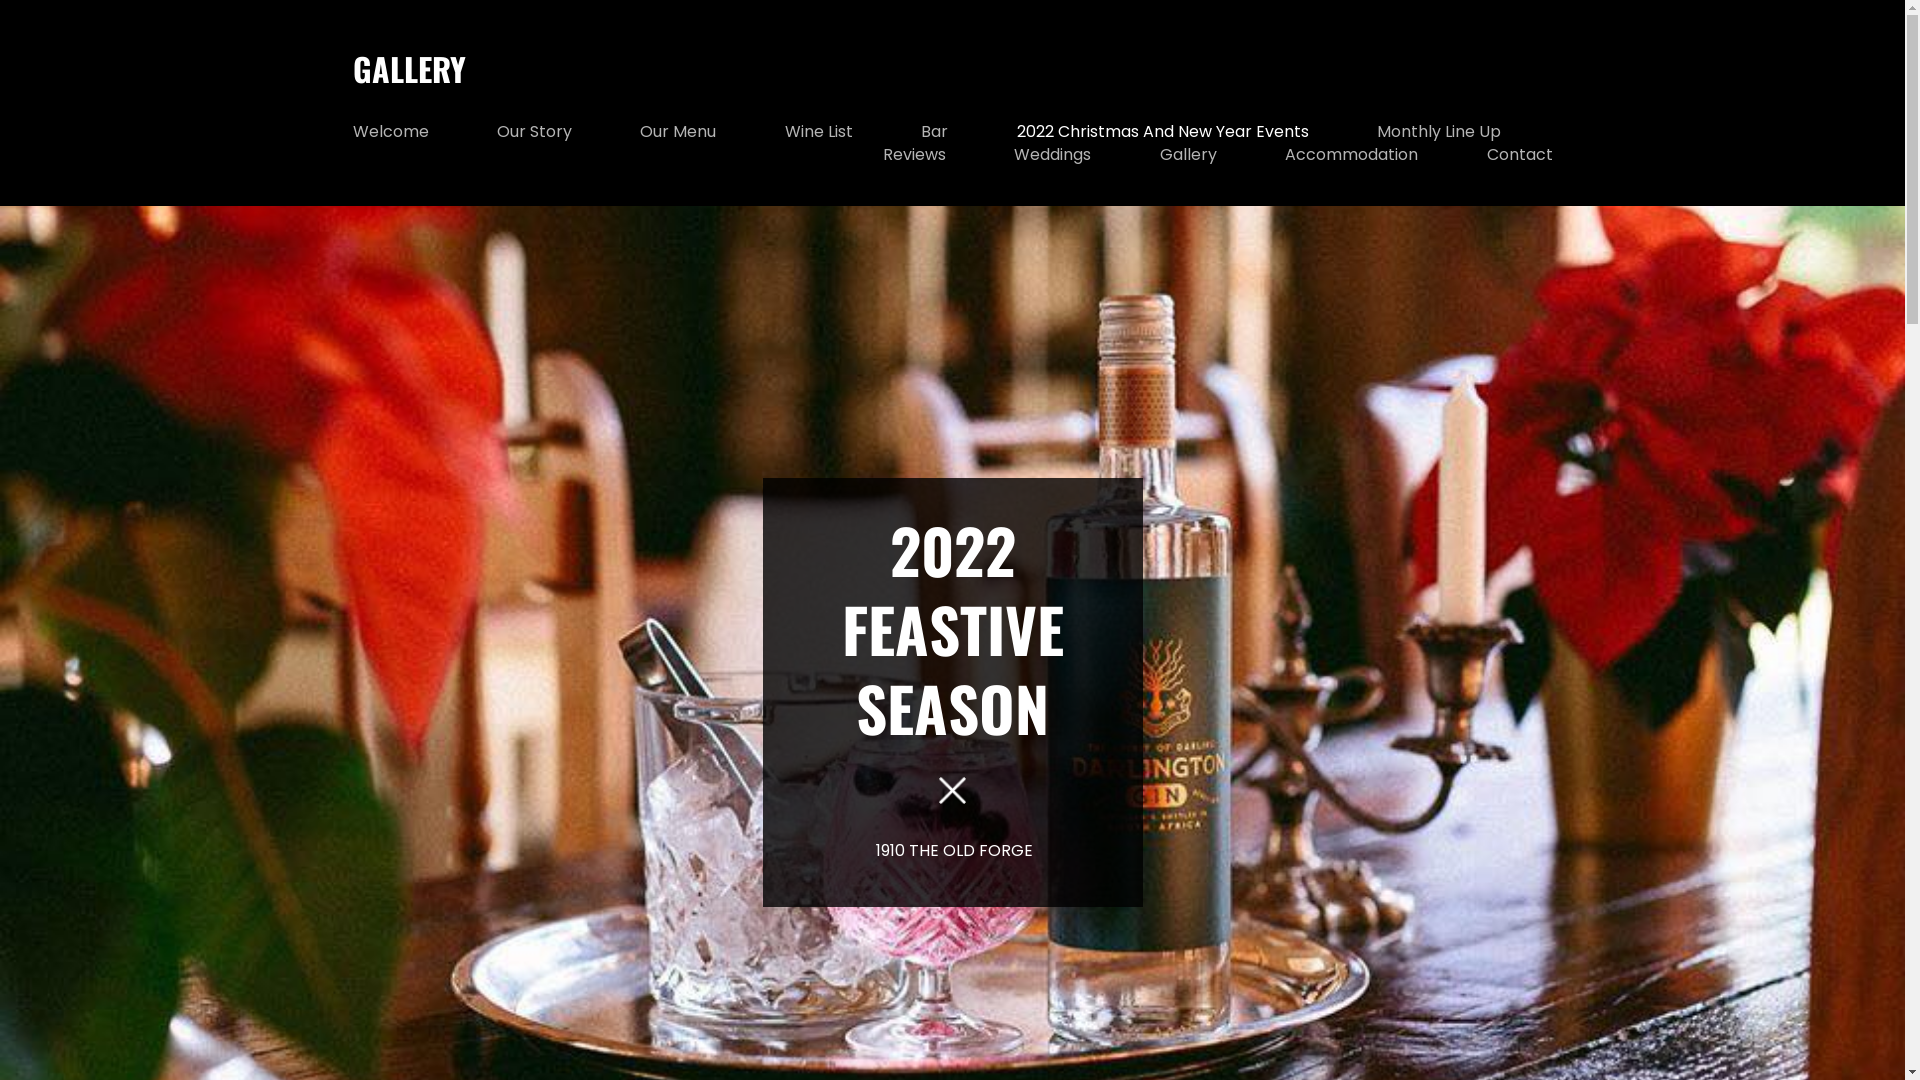  Describe the element at coordinates (1351, 153) in the screenshot. I see `'Accommodation'` at that location.